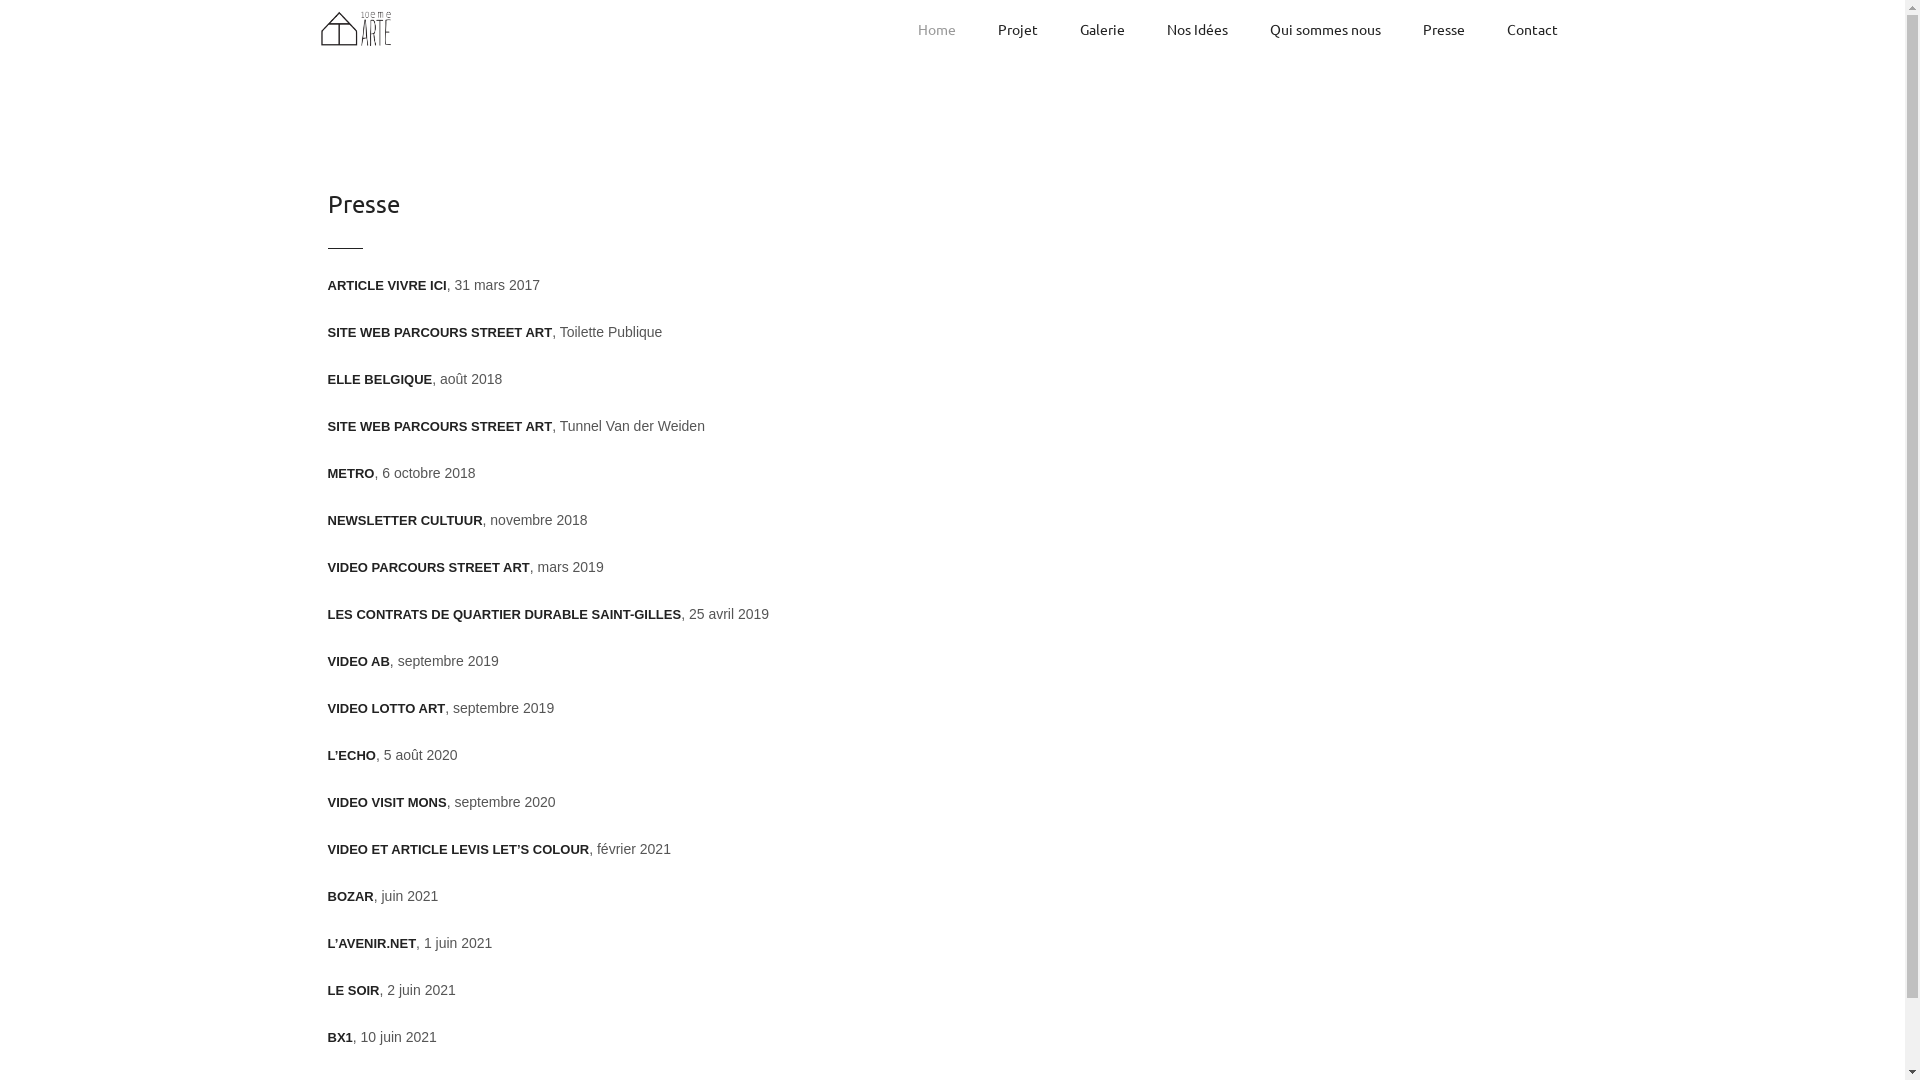  I want to click on 'VIDEO AB', so click(327, 661).